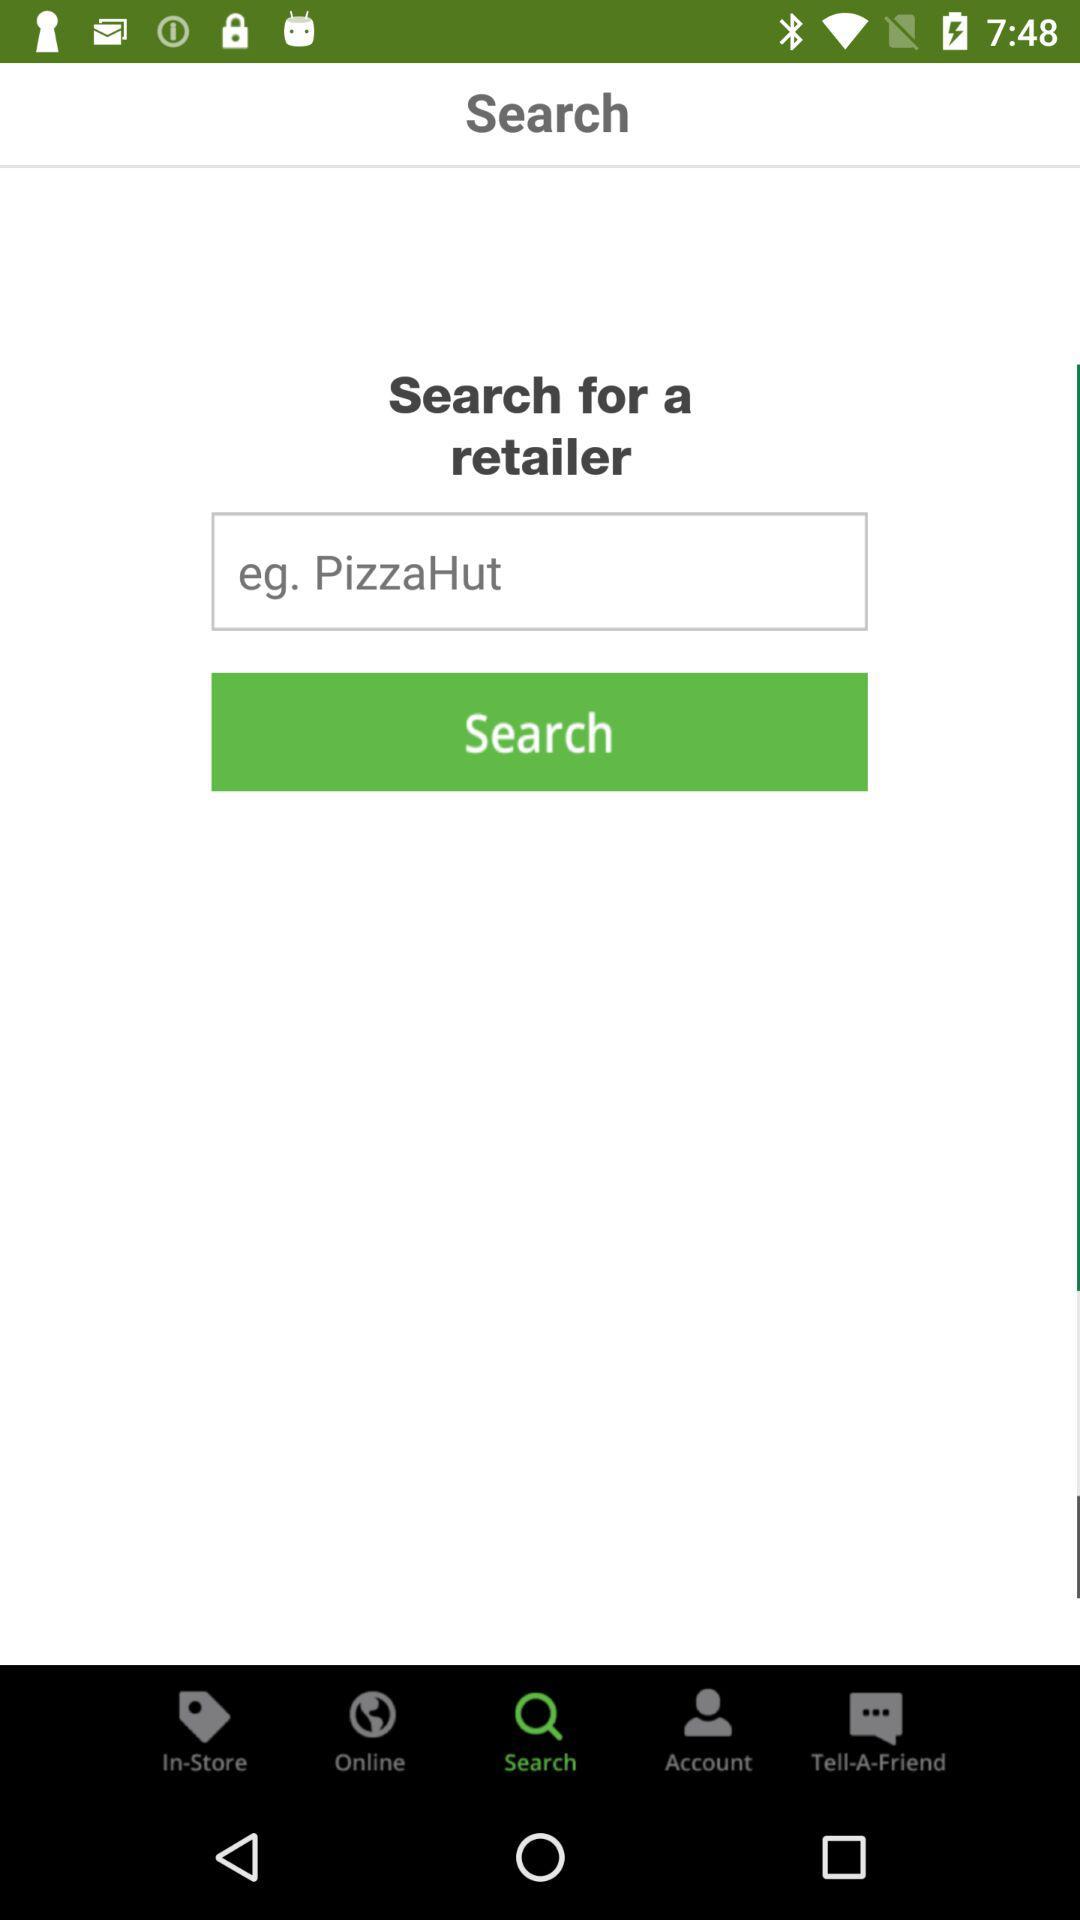 This screenshot has height=1920, width=1080. I want to click on retailer name in the input box, so click(538, 570).